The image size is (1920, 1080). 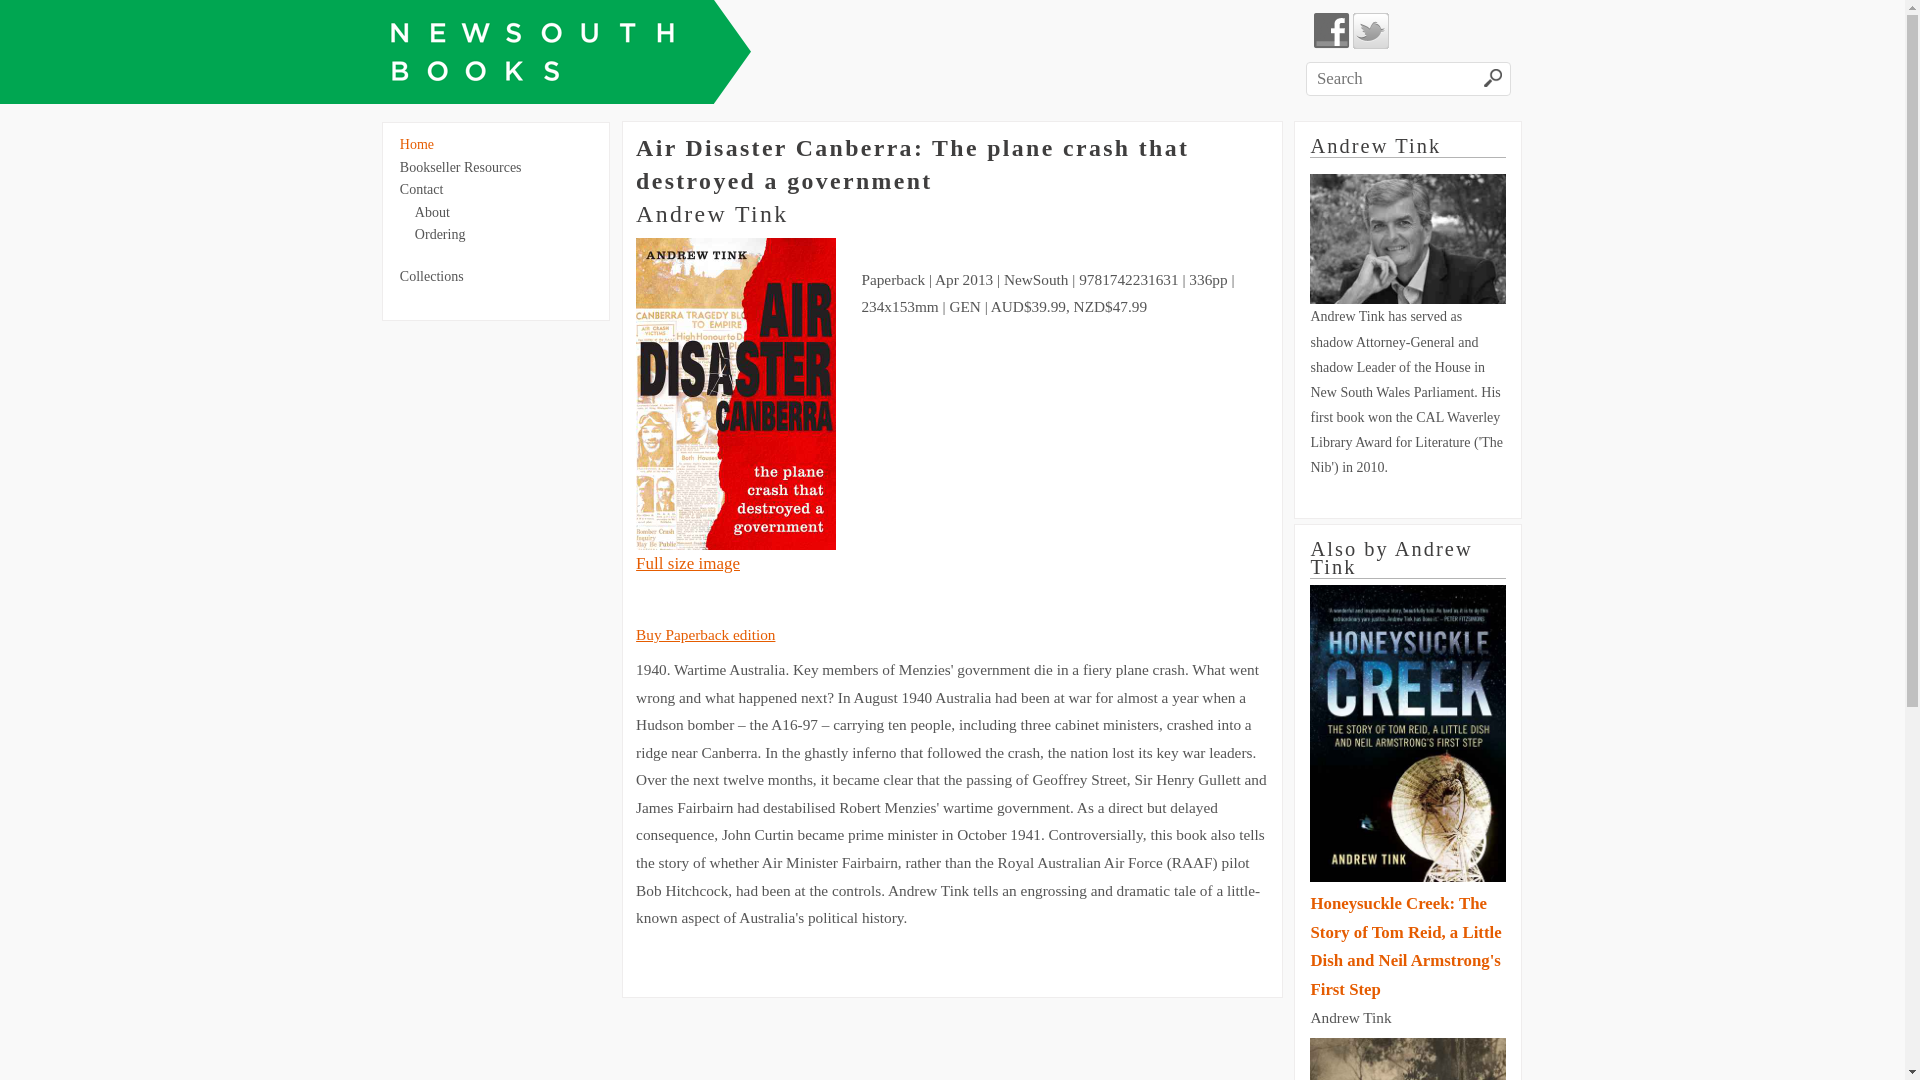 What do you see at coordinates (416, 143) in the screenshot?
I see `'Home'` at bounding box center [416, 143].